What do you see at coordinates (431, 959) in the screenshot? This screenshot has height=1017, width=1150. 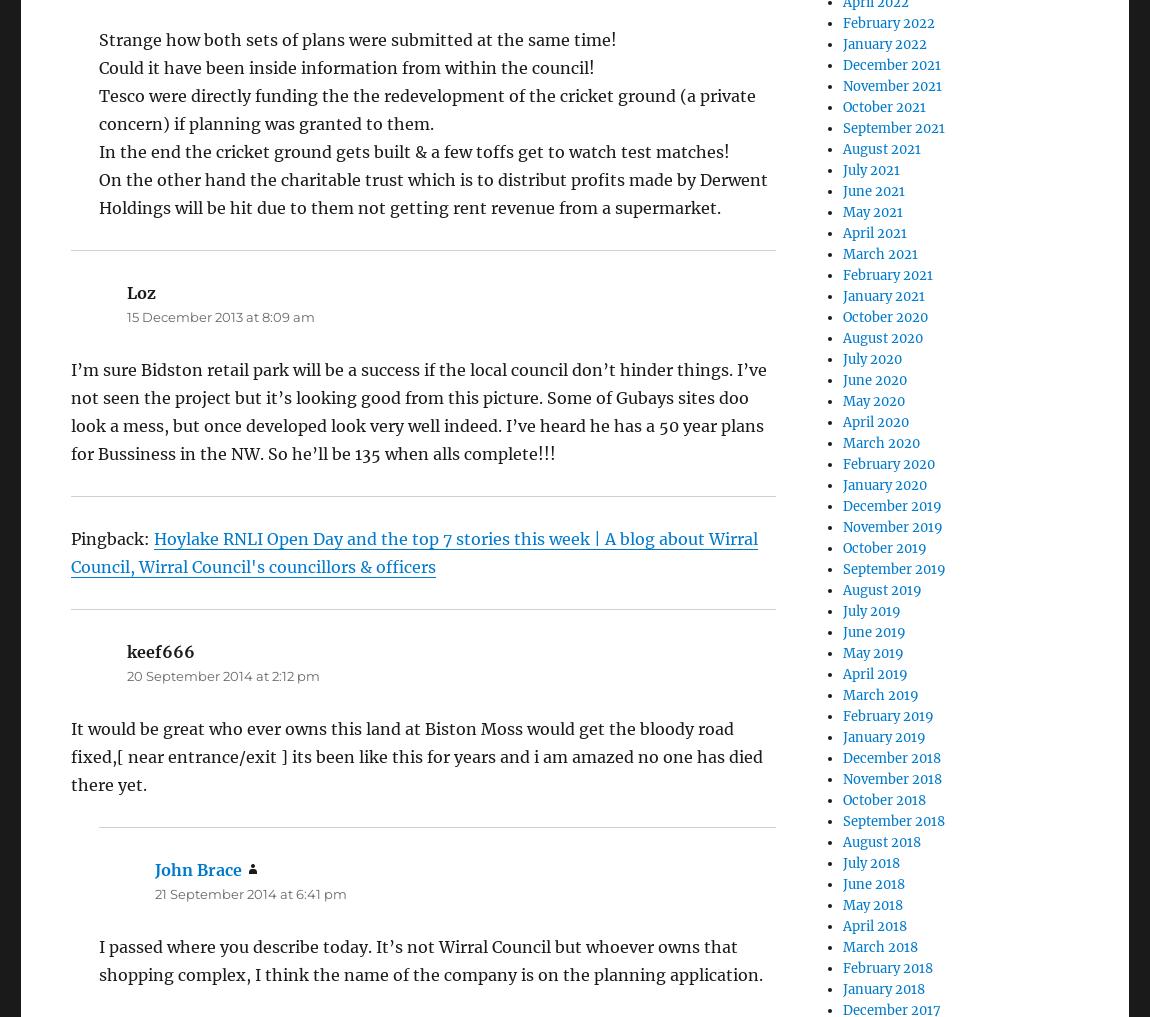 I see `'I passed where you describe today. It’s not Wirral Council but whoever owns that shopping complex, I think the name of the company is on the planning application.'` at bounding box center [431, 959].